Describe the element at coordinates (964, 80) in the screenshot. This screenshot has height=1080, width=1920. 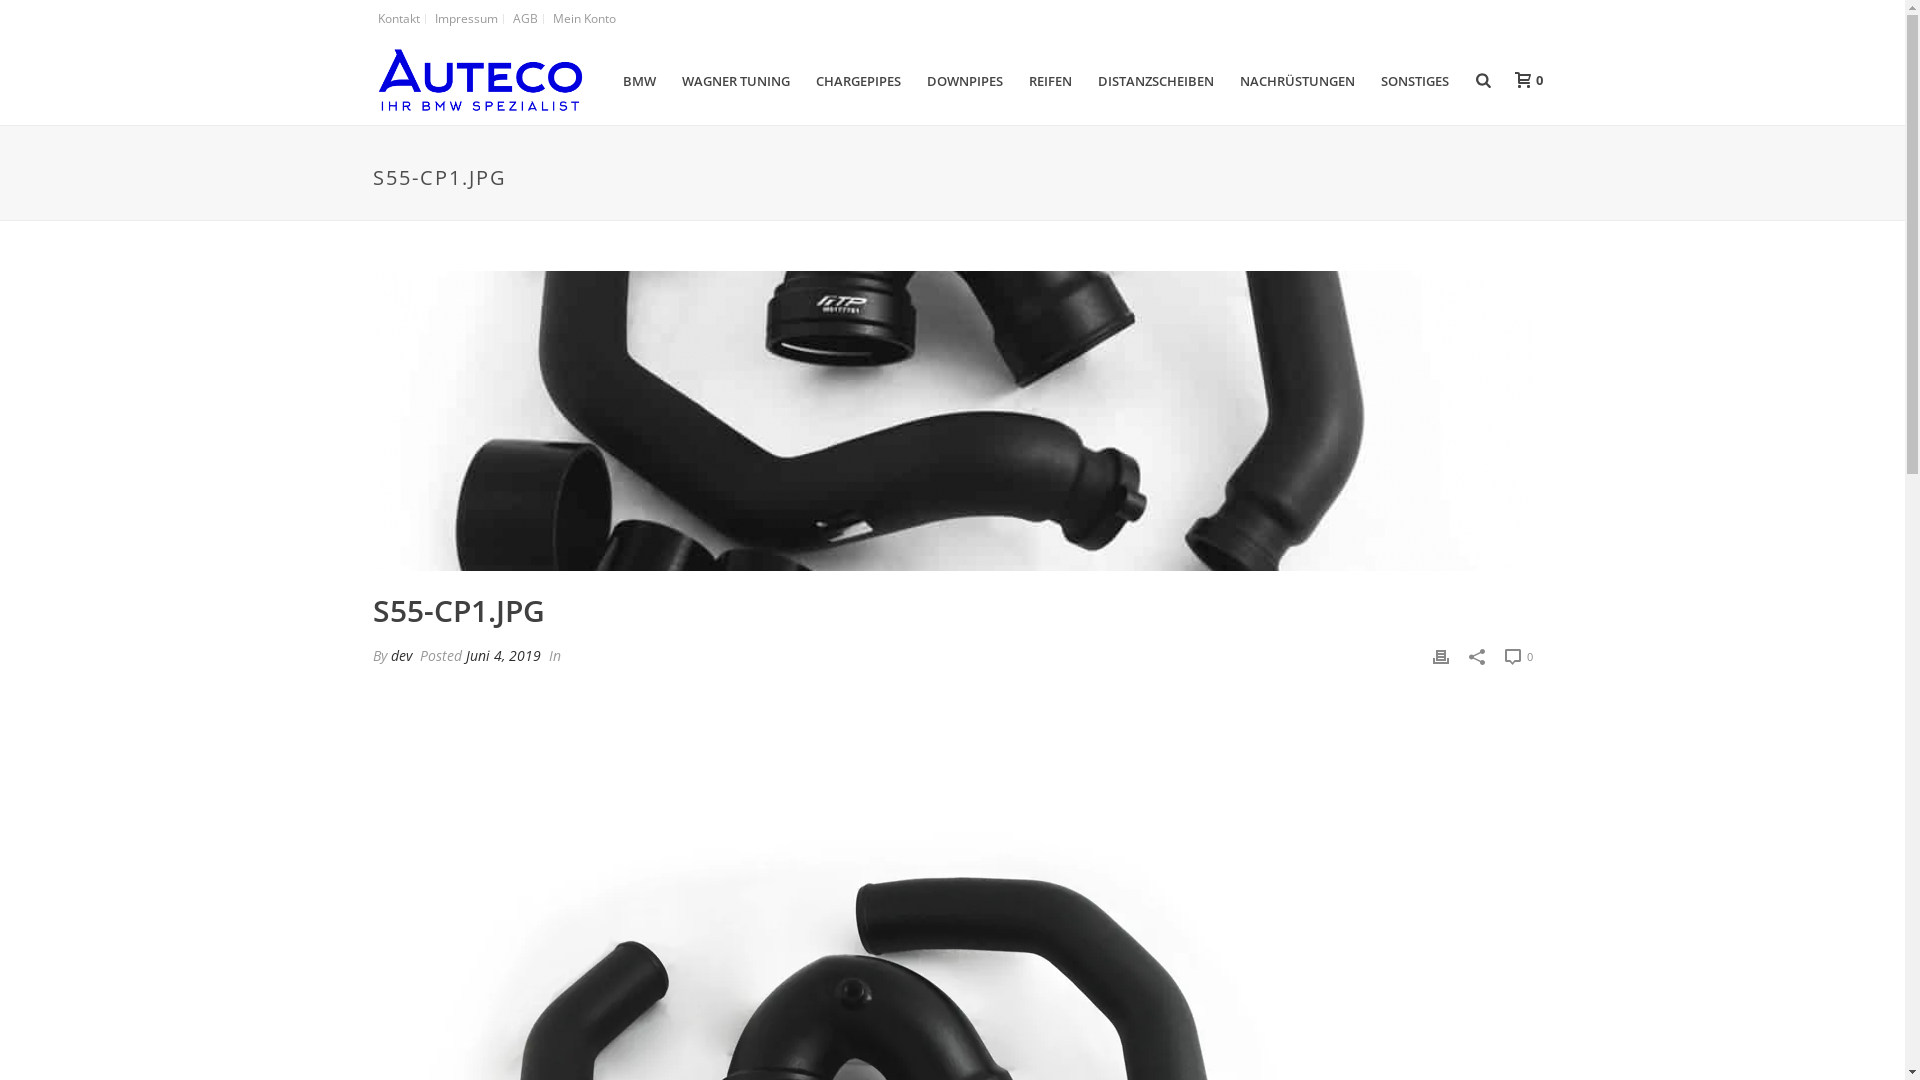
I see `'DOWNPIPES'` at that location.